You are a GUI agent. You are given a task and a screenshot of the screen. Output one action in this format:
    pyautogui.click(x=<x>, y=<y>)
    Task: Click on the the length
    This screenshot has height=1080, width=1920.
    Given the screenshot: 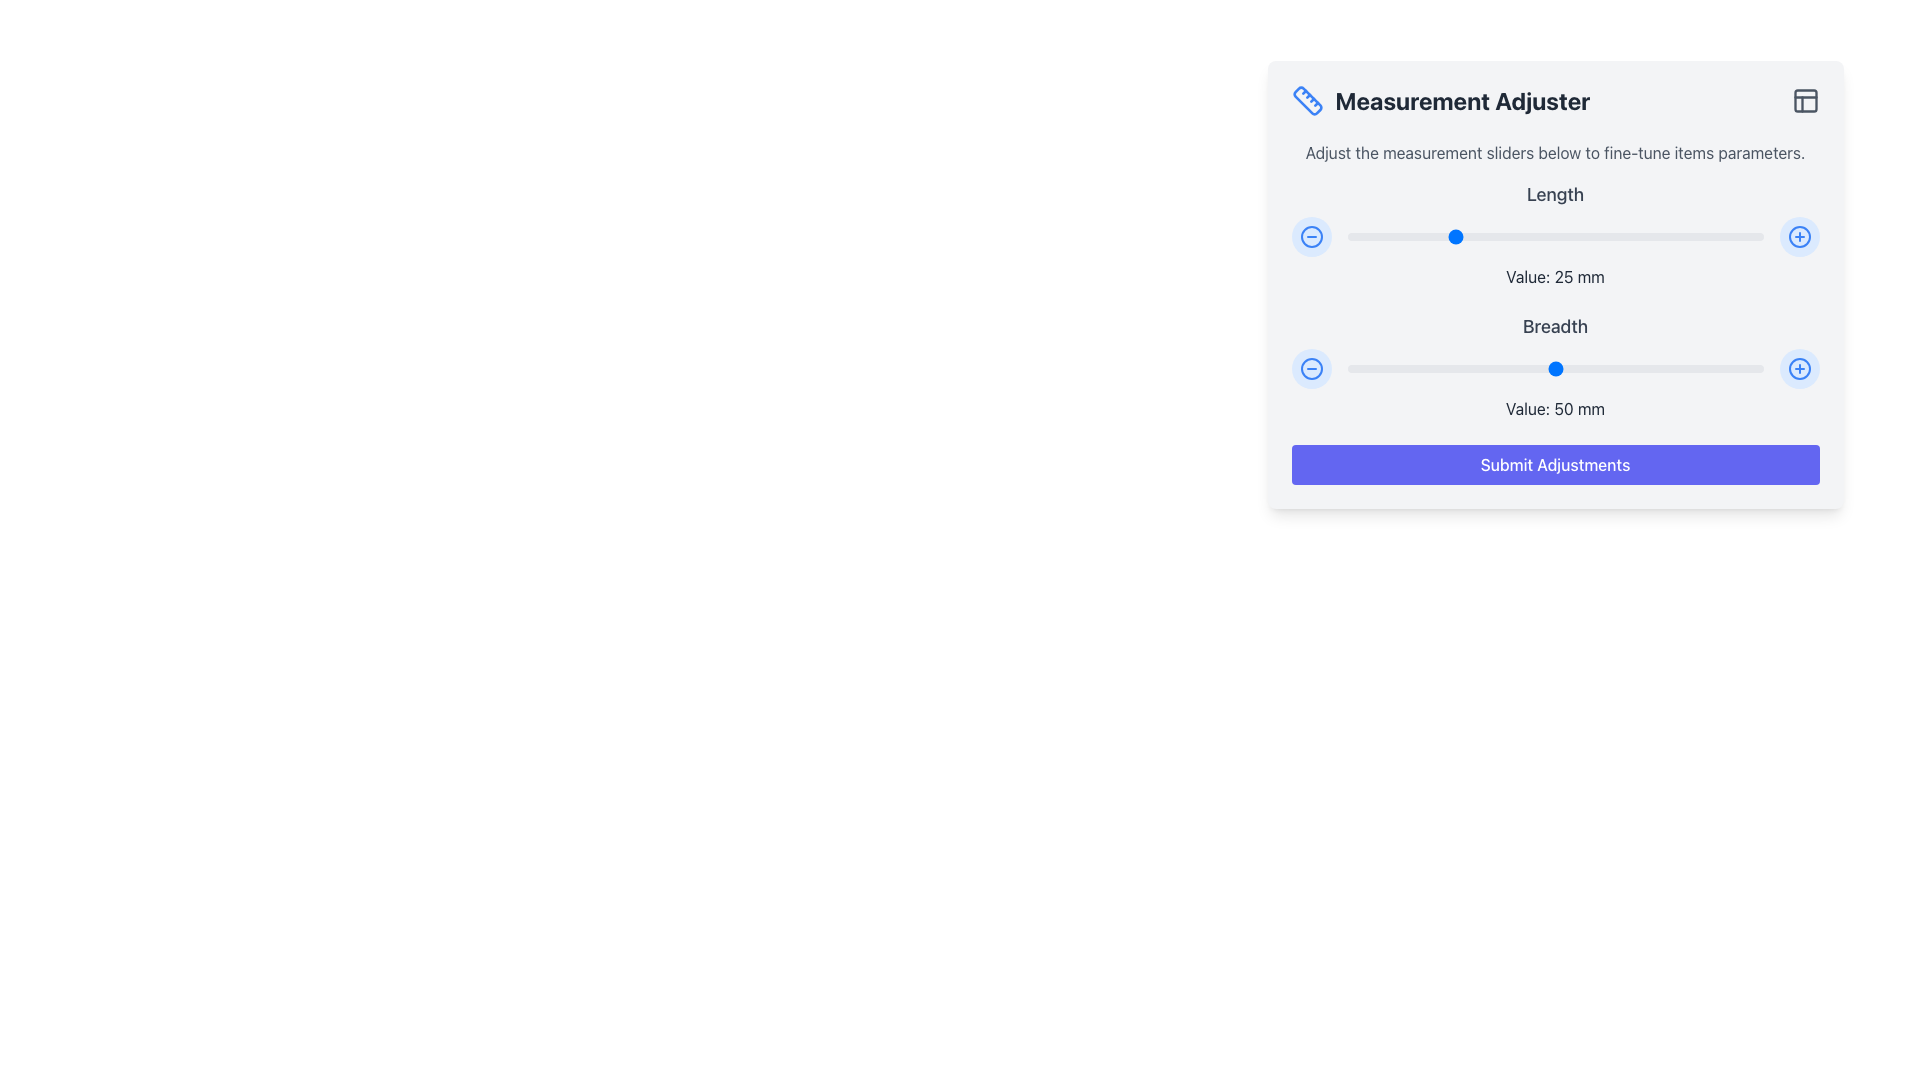 What is the action you would take?
    pyautogui.click(x=1546, y=235)
    